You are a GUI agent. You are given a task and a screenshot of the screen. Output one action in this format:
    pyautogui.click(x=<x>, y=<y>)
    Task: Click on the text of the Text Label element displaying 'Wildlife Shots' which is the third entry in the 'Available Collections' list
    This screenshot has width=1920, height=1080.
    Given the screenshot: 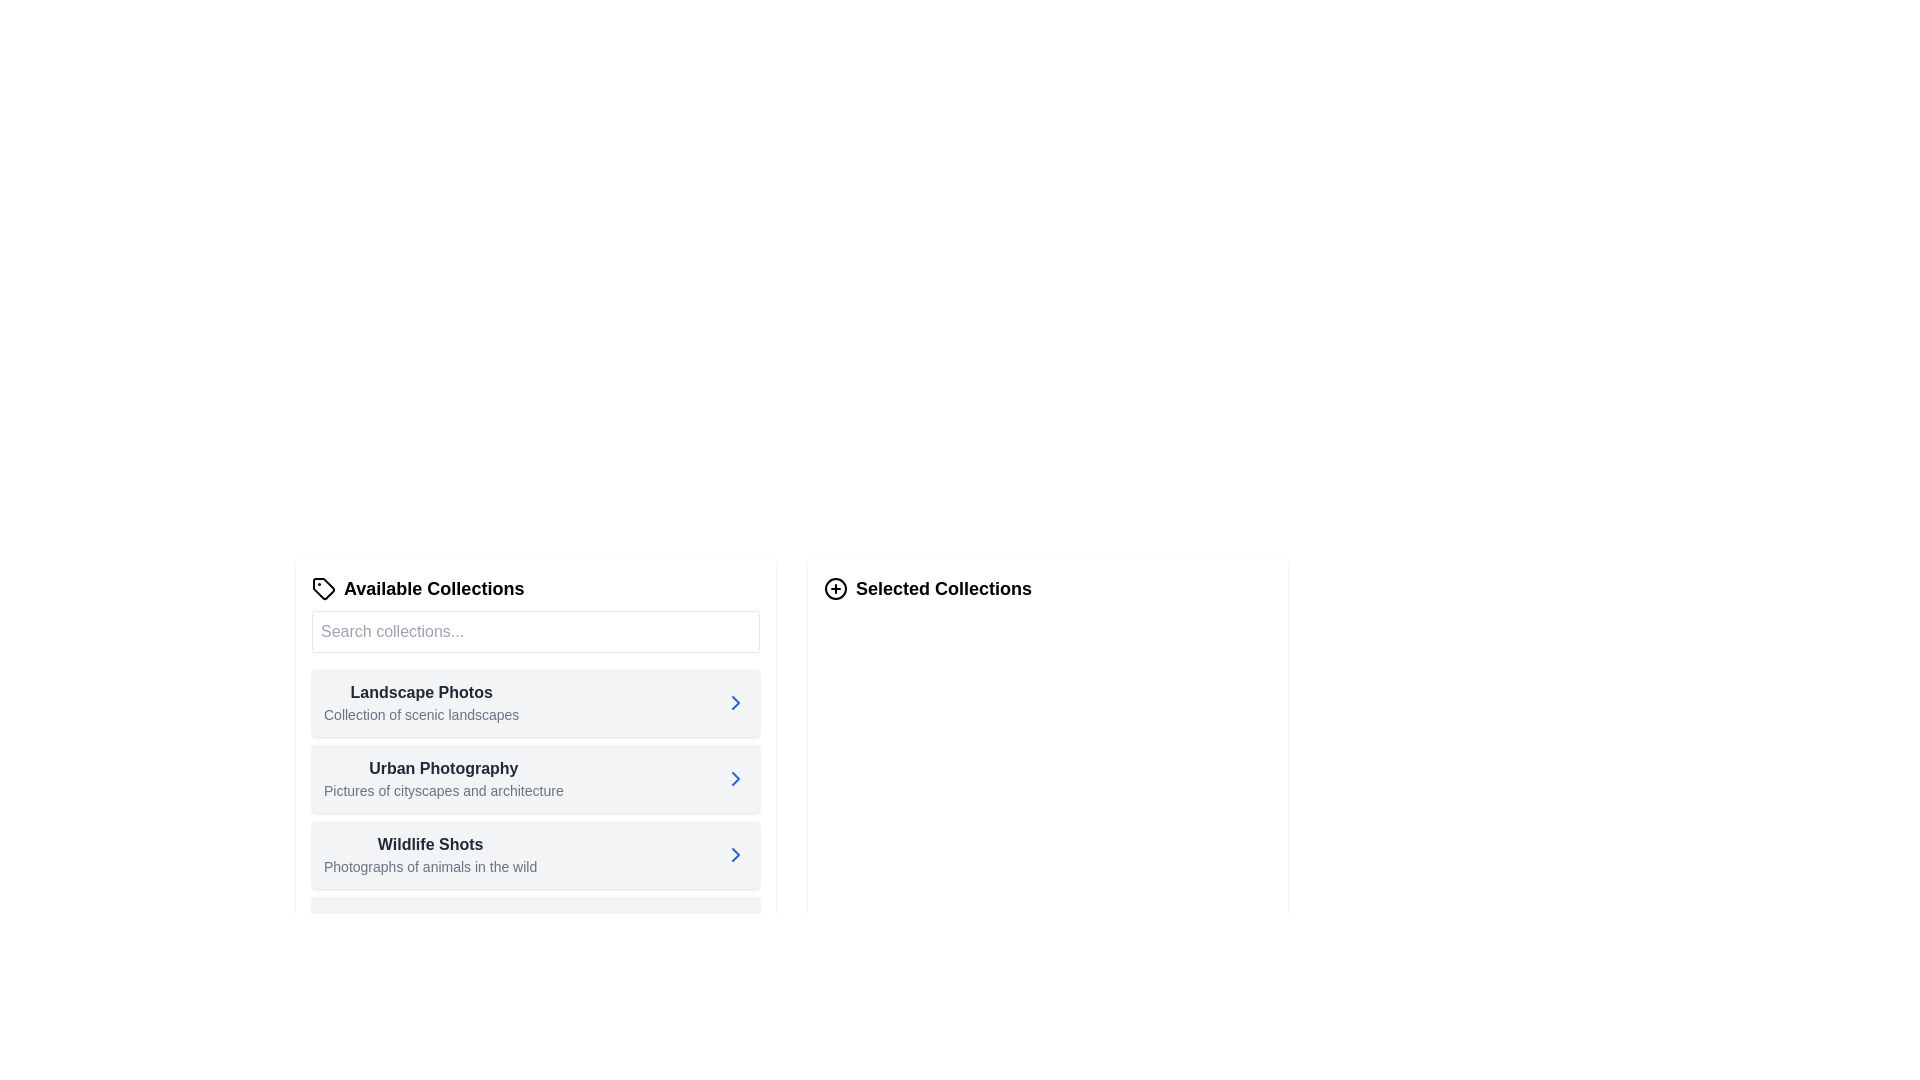 What is the action you would take?
    pyautogui.click(x=429, y=844)
    